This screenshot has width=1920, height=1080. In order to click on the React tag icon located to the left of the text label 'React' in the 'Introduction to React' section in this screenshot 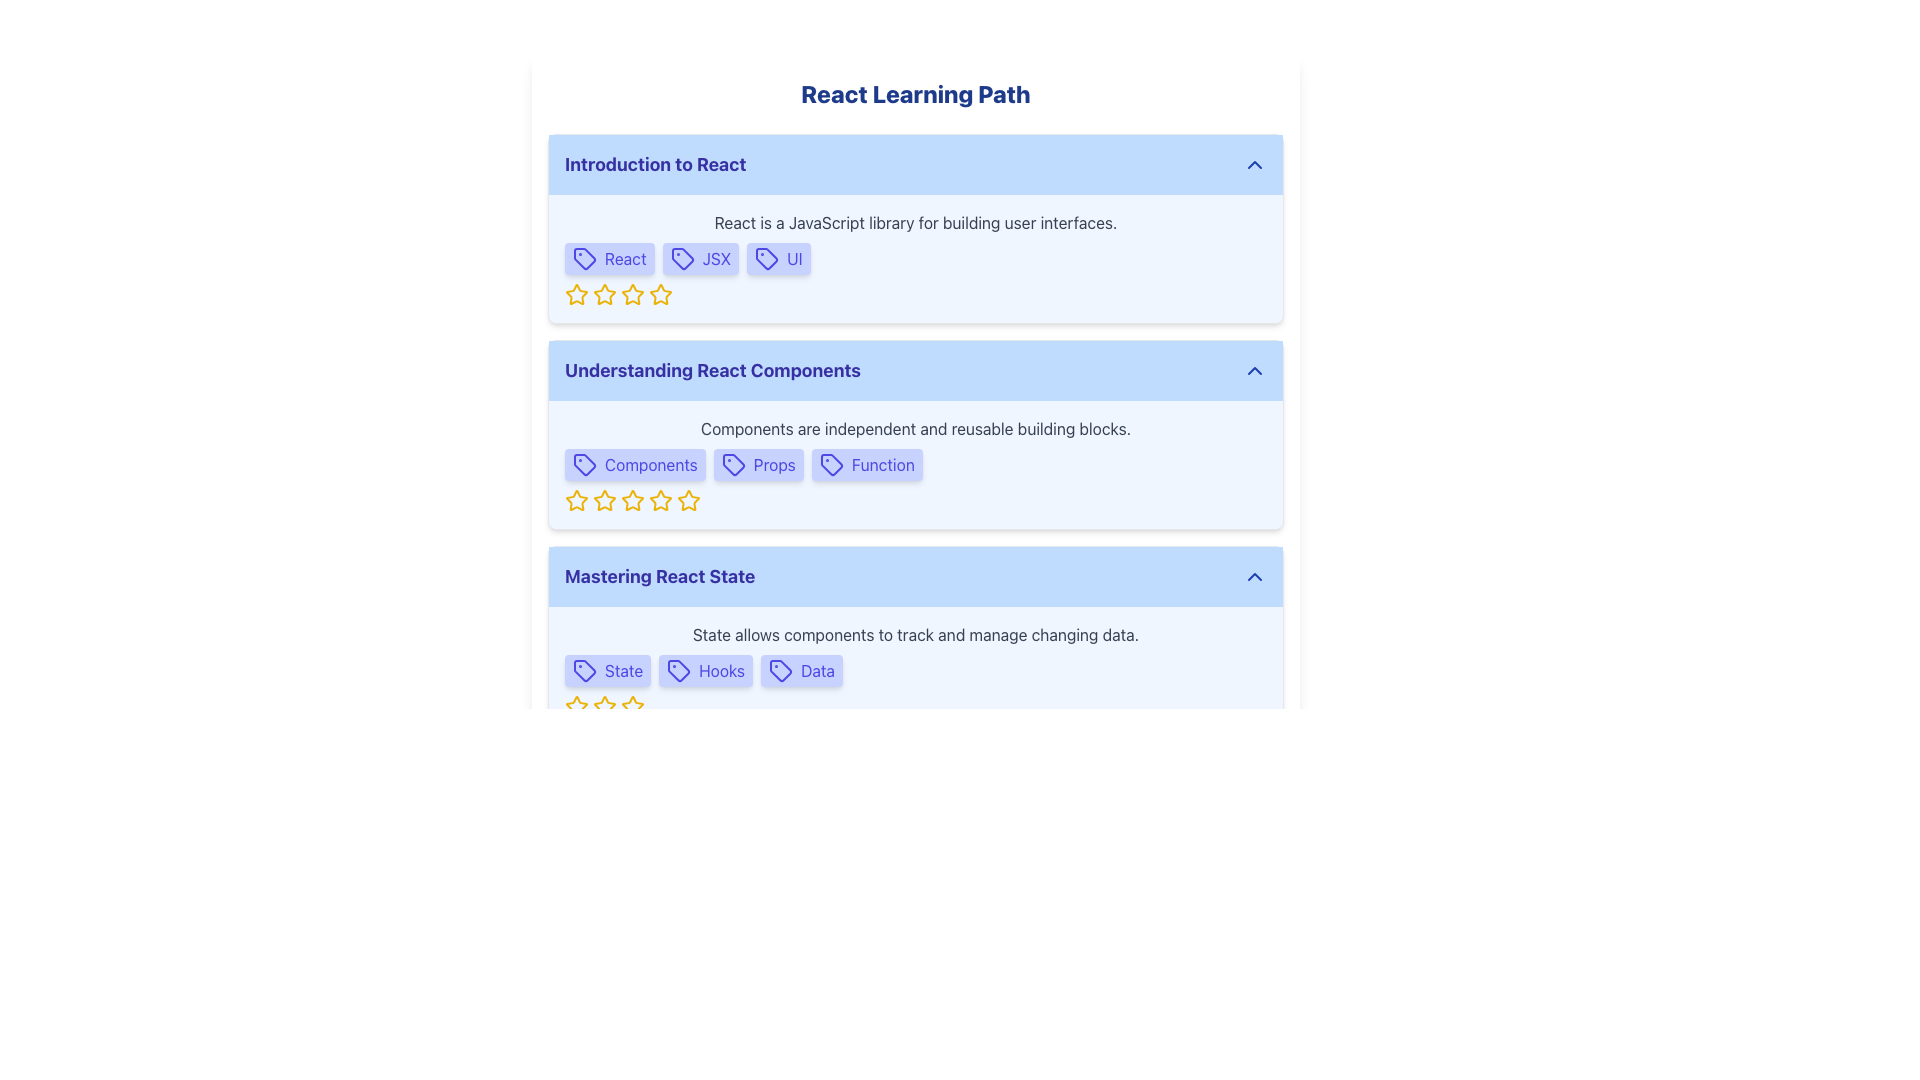, I will do `click(584, 257)`.